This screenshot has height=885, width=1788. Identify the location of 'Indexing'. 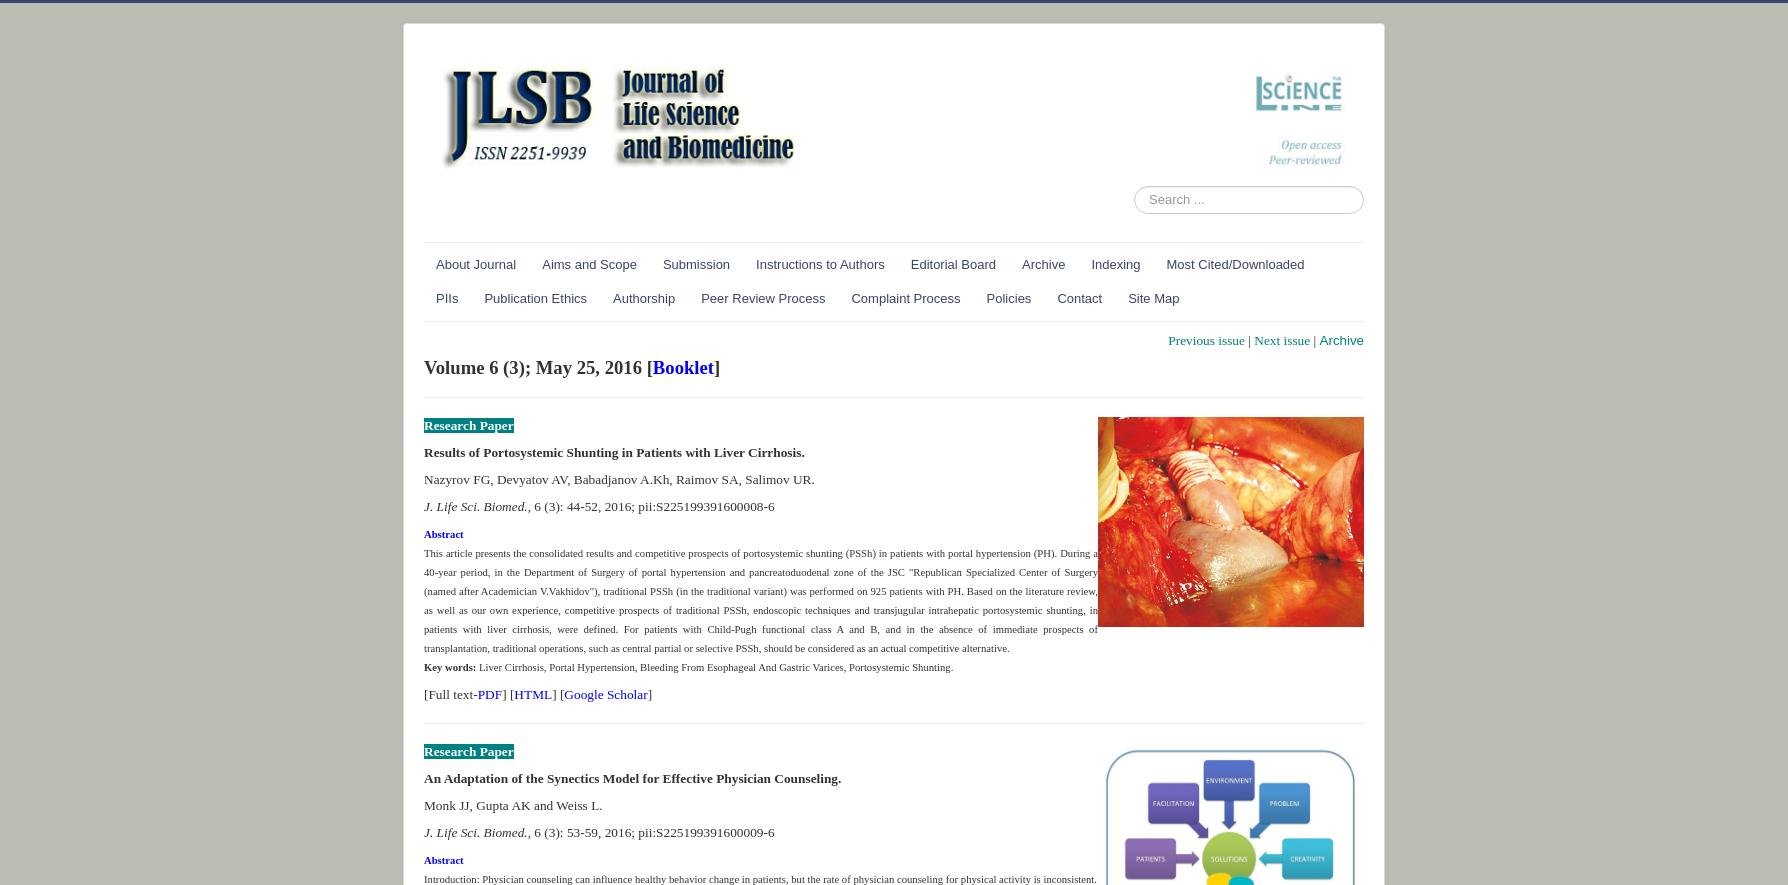
(1115, 263).